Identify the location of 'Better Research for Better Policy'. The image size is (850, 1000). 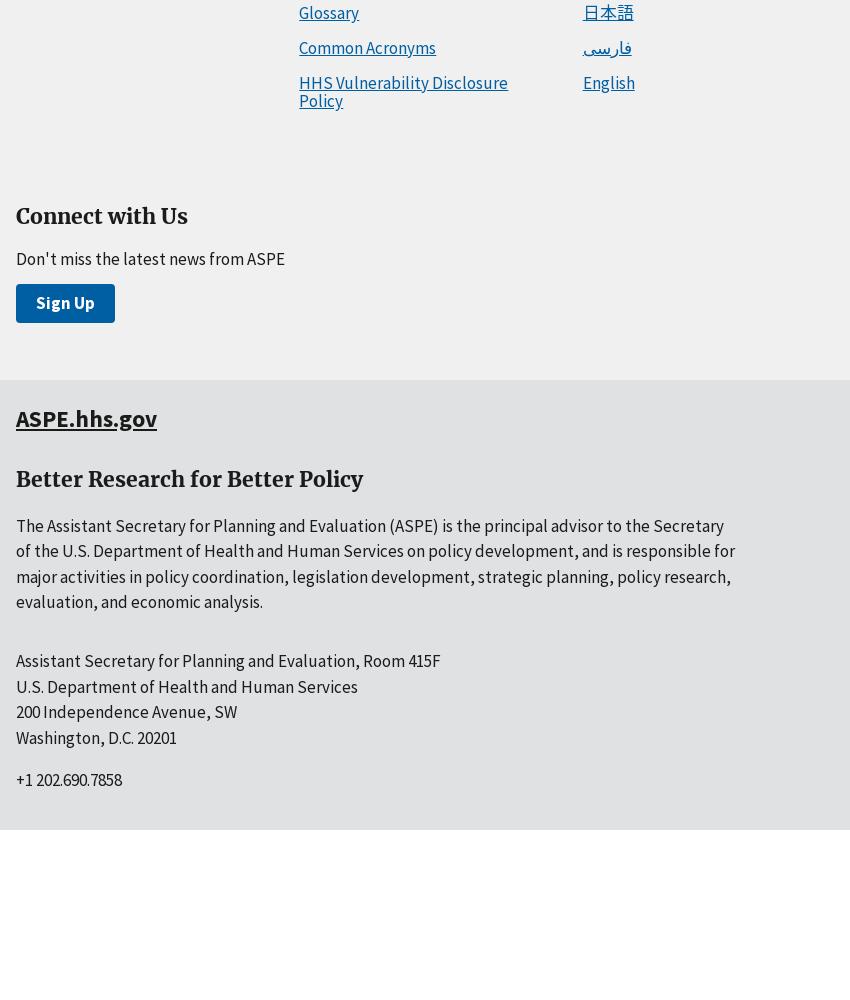
(188, 477).